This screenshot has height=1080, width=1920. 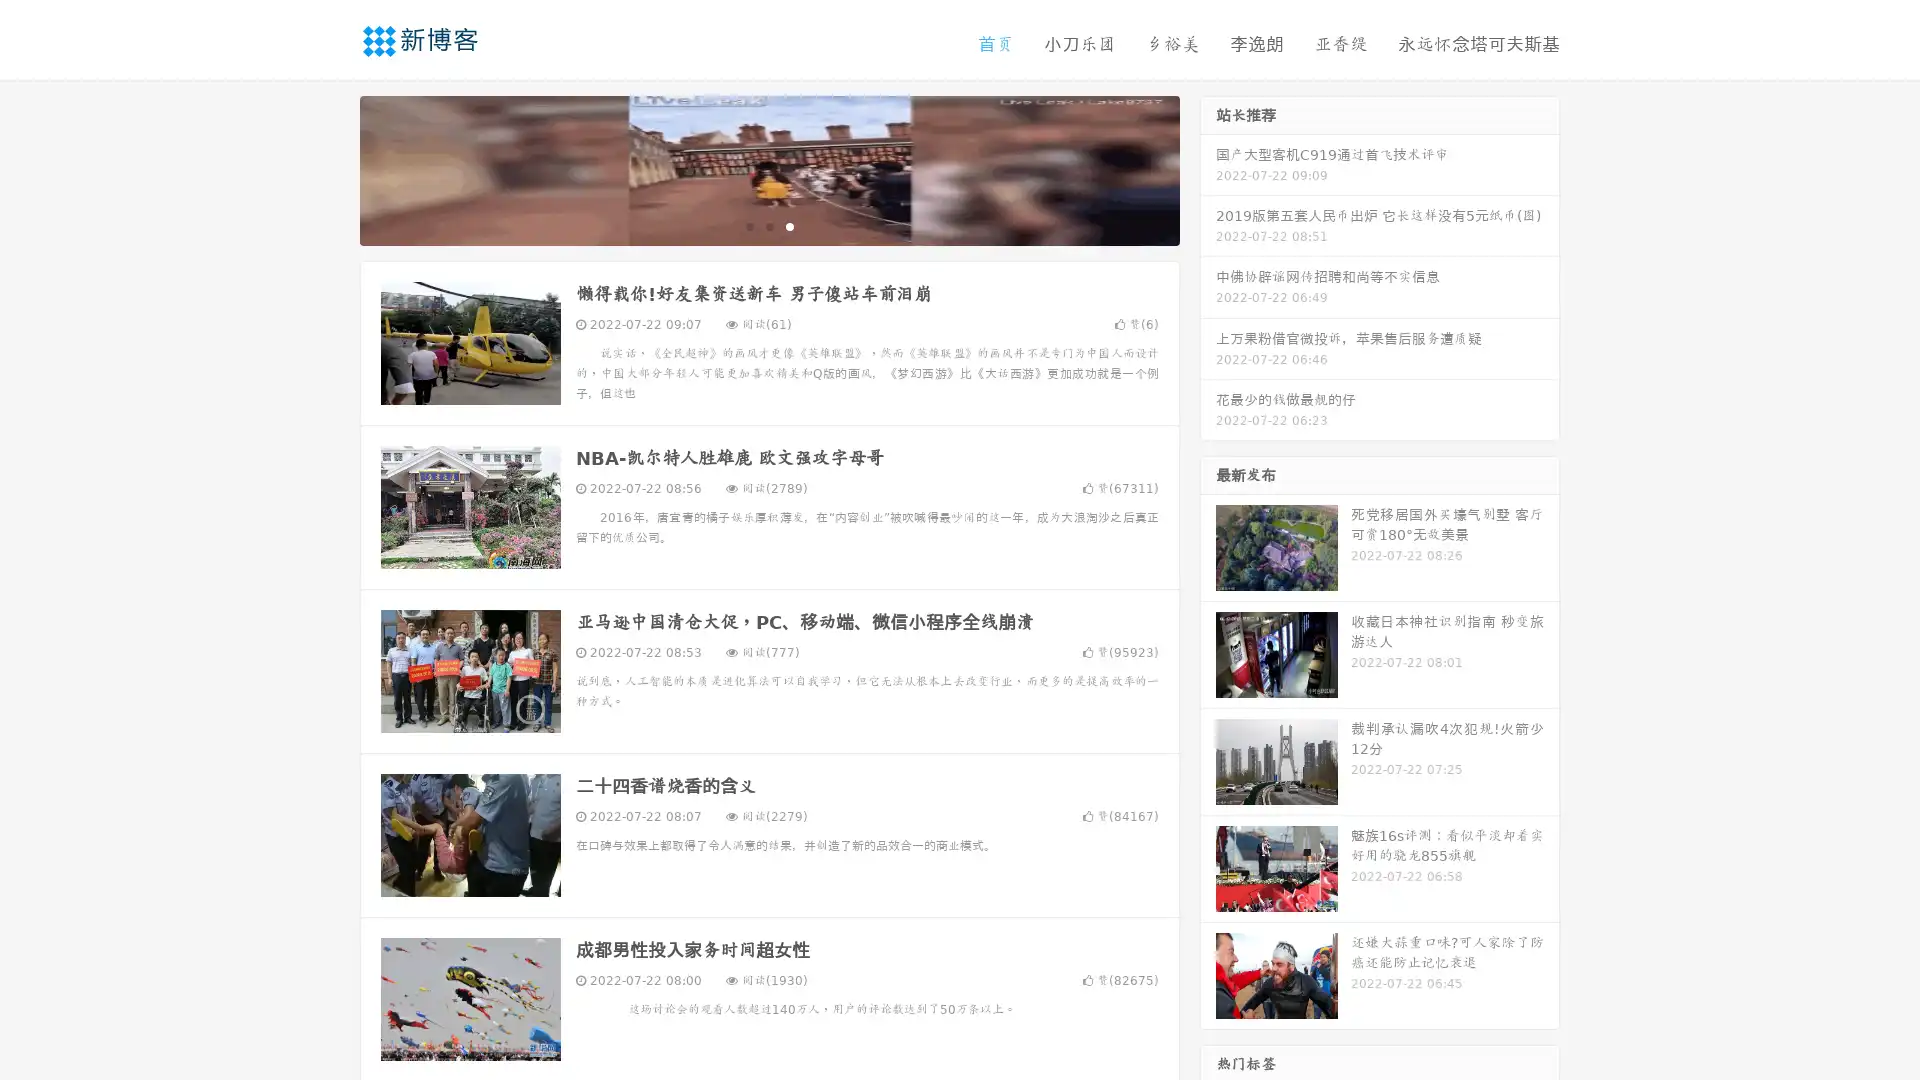 I want to click on Previous slide, so click(x=330, y=168).